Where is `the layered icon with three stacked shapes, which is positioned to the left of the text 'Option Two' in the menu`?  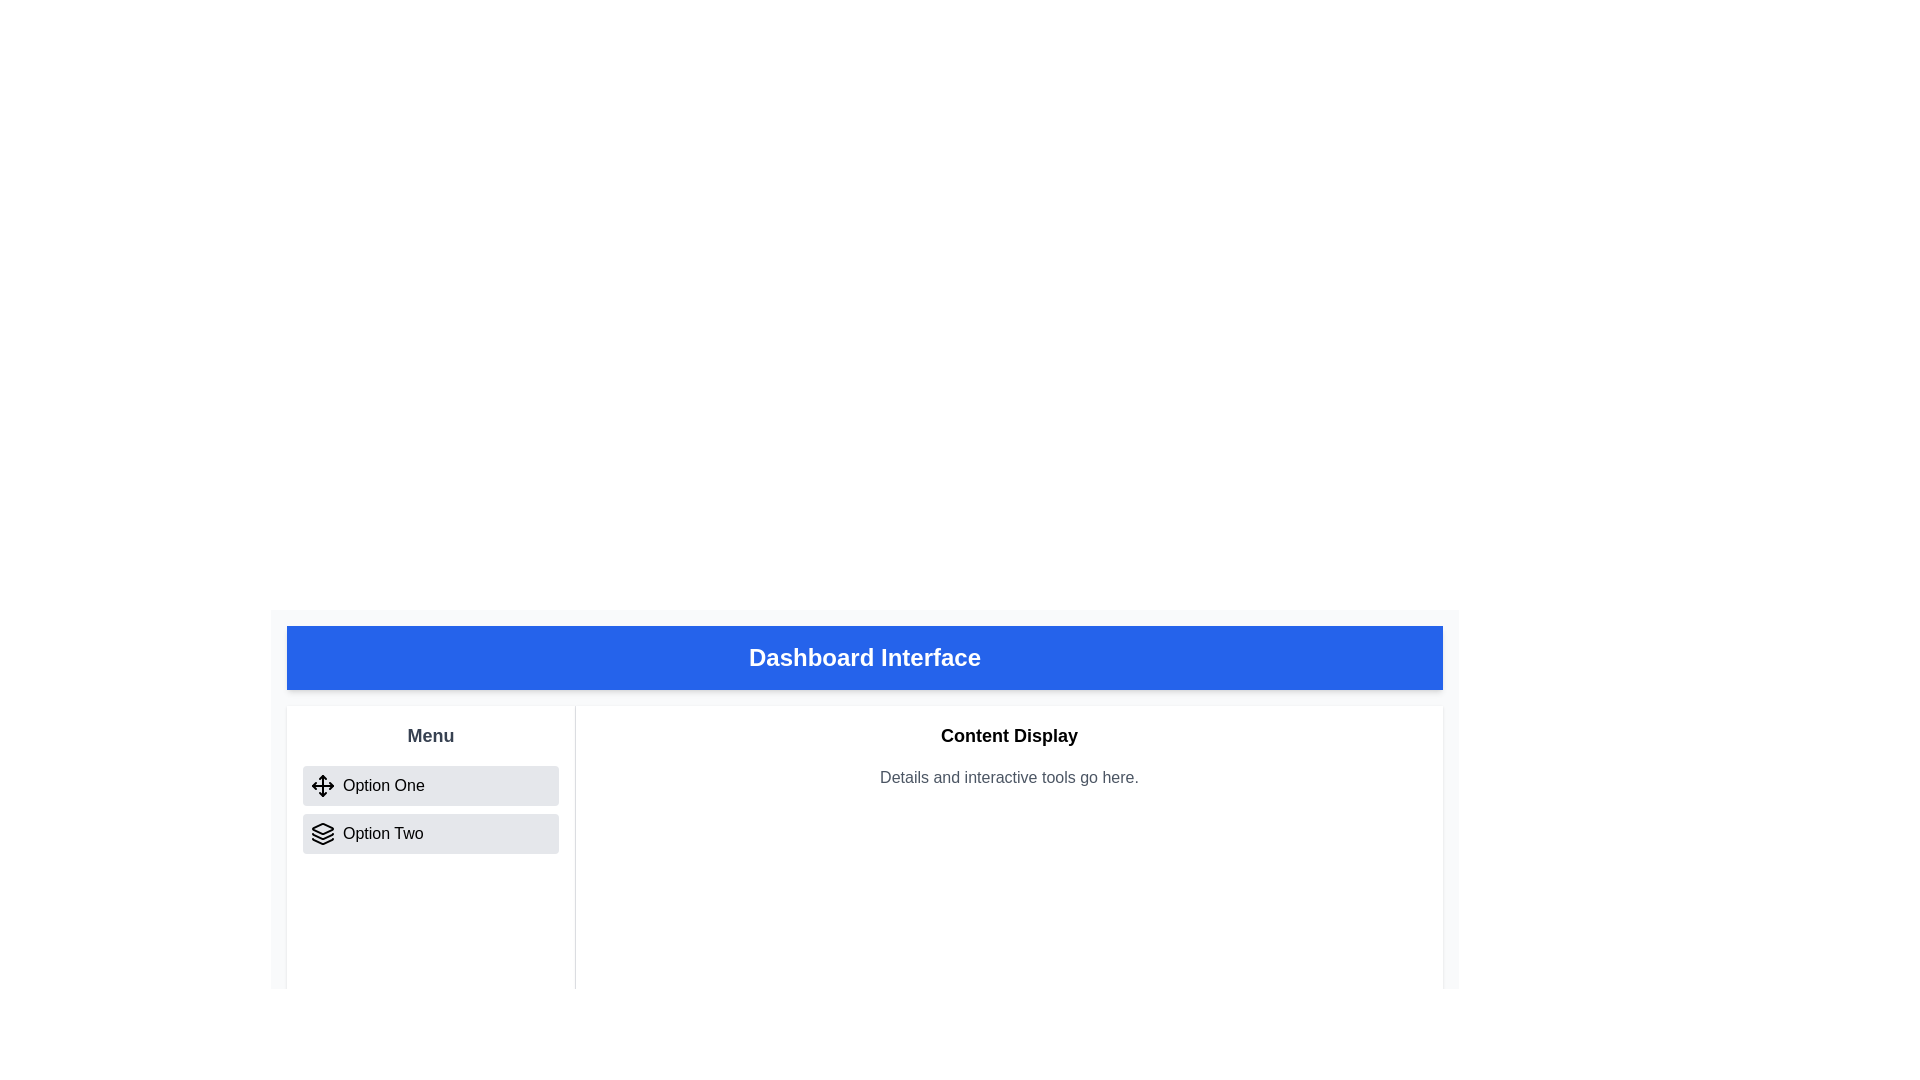
the layered icon with three stacked shapes, which is positioned to the left of the text 'Option Two' in the menu is located at coordinates (322, 833).